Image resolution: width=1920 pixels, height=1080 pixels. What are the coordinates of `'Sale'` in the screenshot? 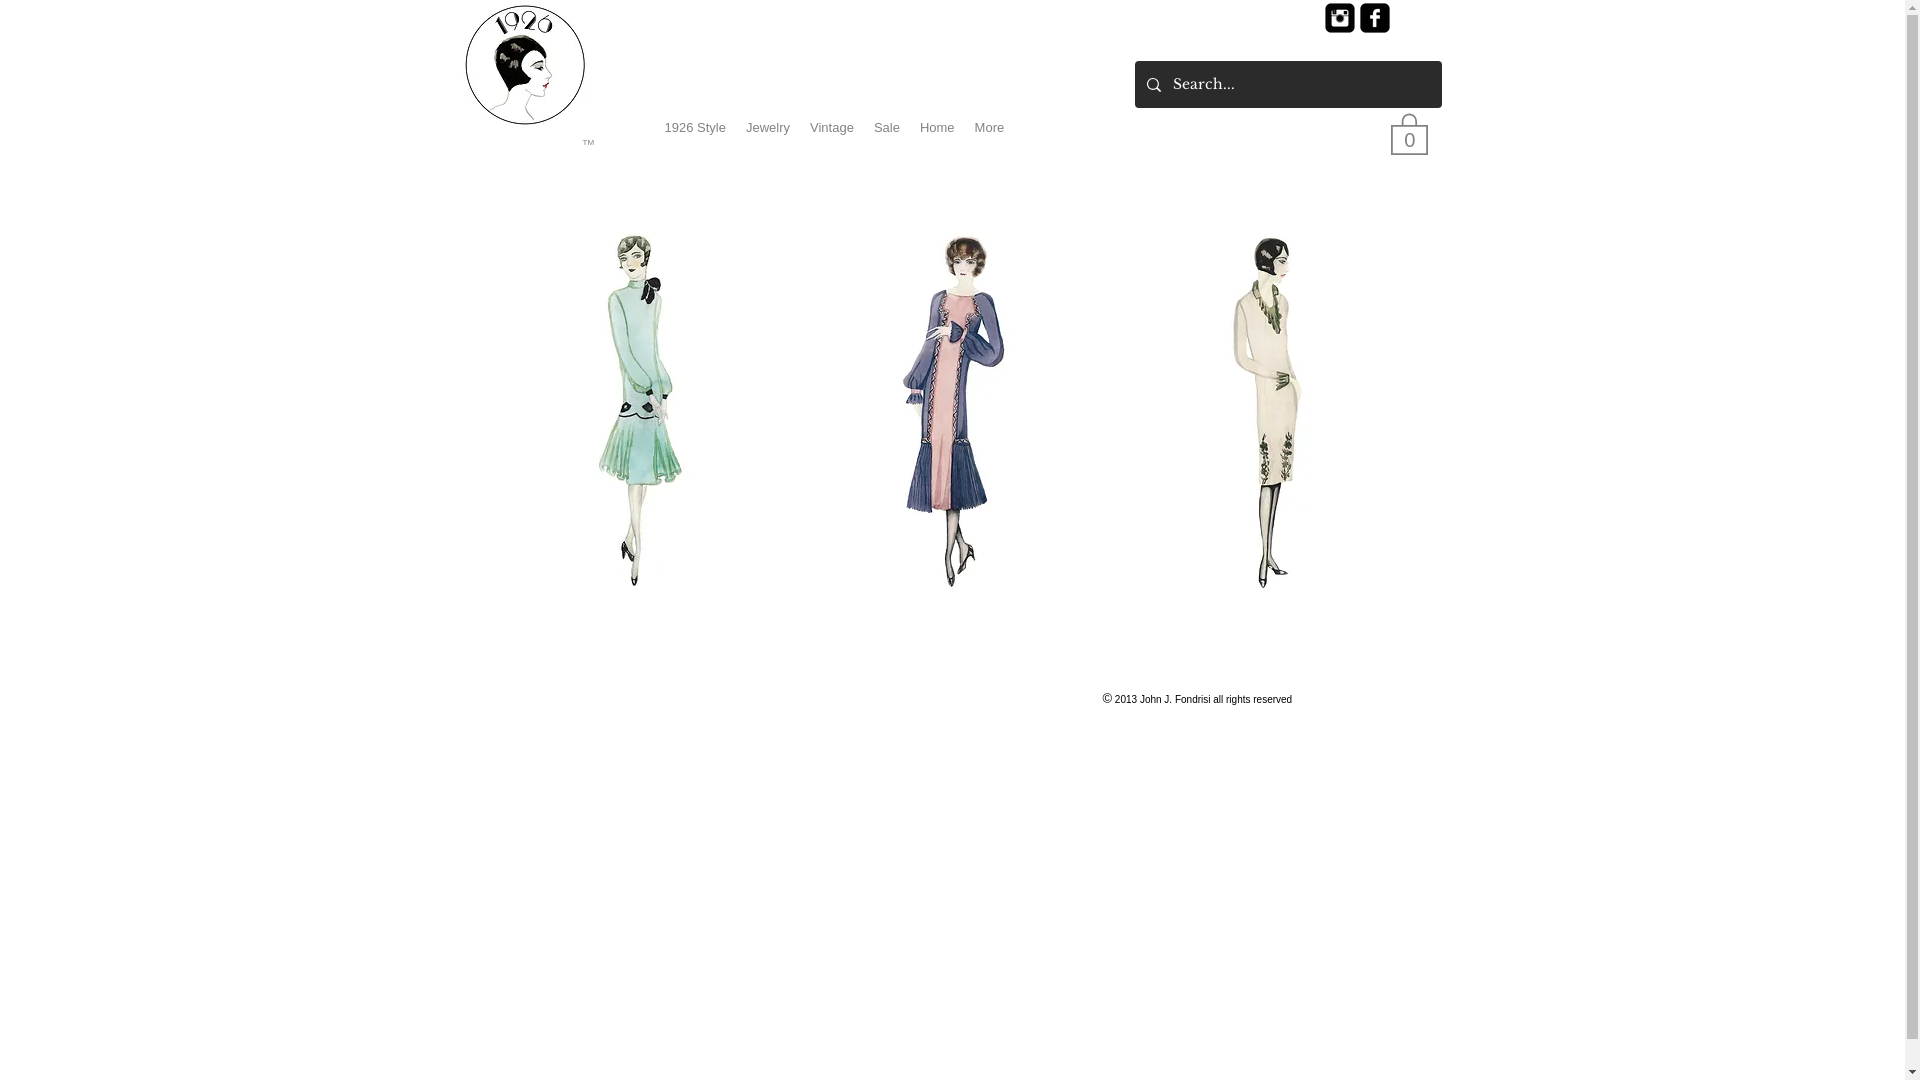 It's located at (868, 135).